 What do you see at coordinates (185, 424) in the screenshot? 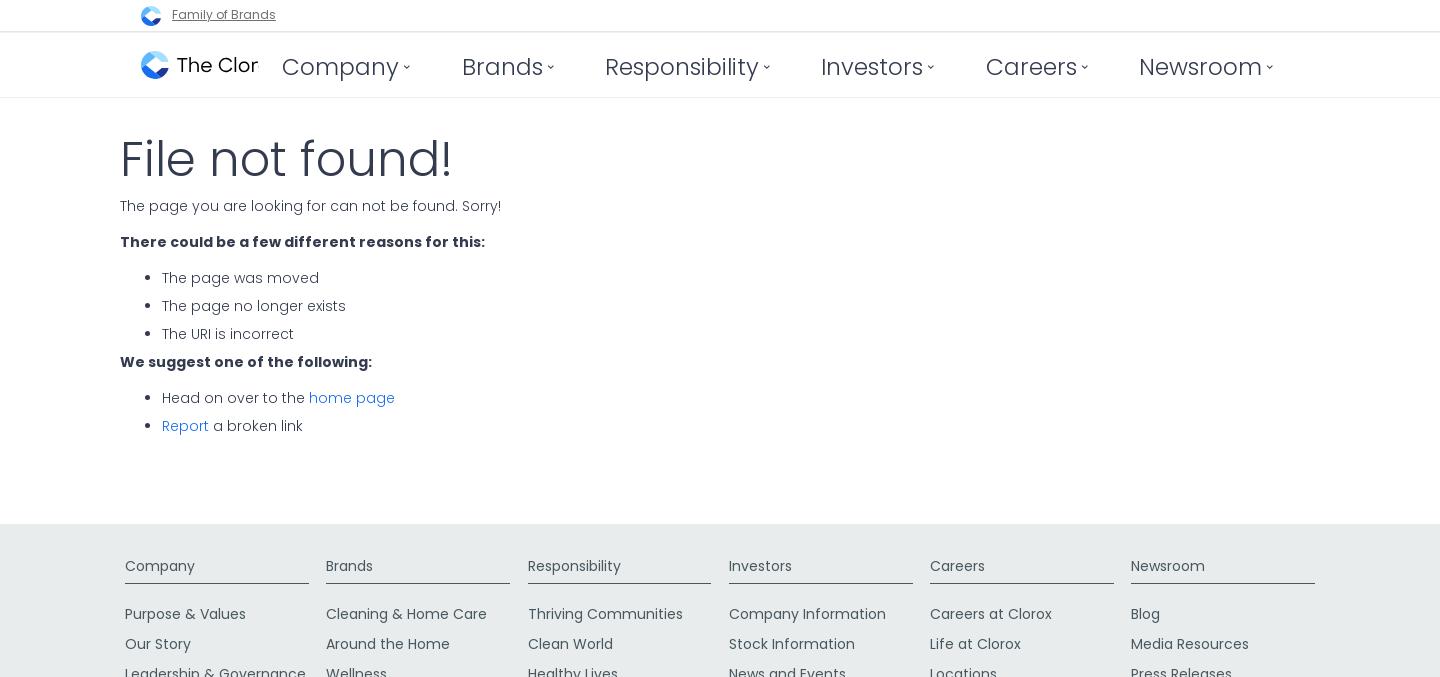
I see `'Report'` at bounding box center [185, 424].